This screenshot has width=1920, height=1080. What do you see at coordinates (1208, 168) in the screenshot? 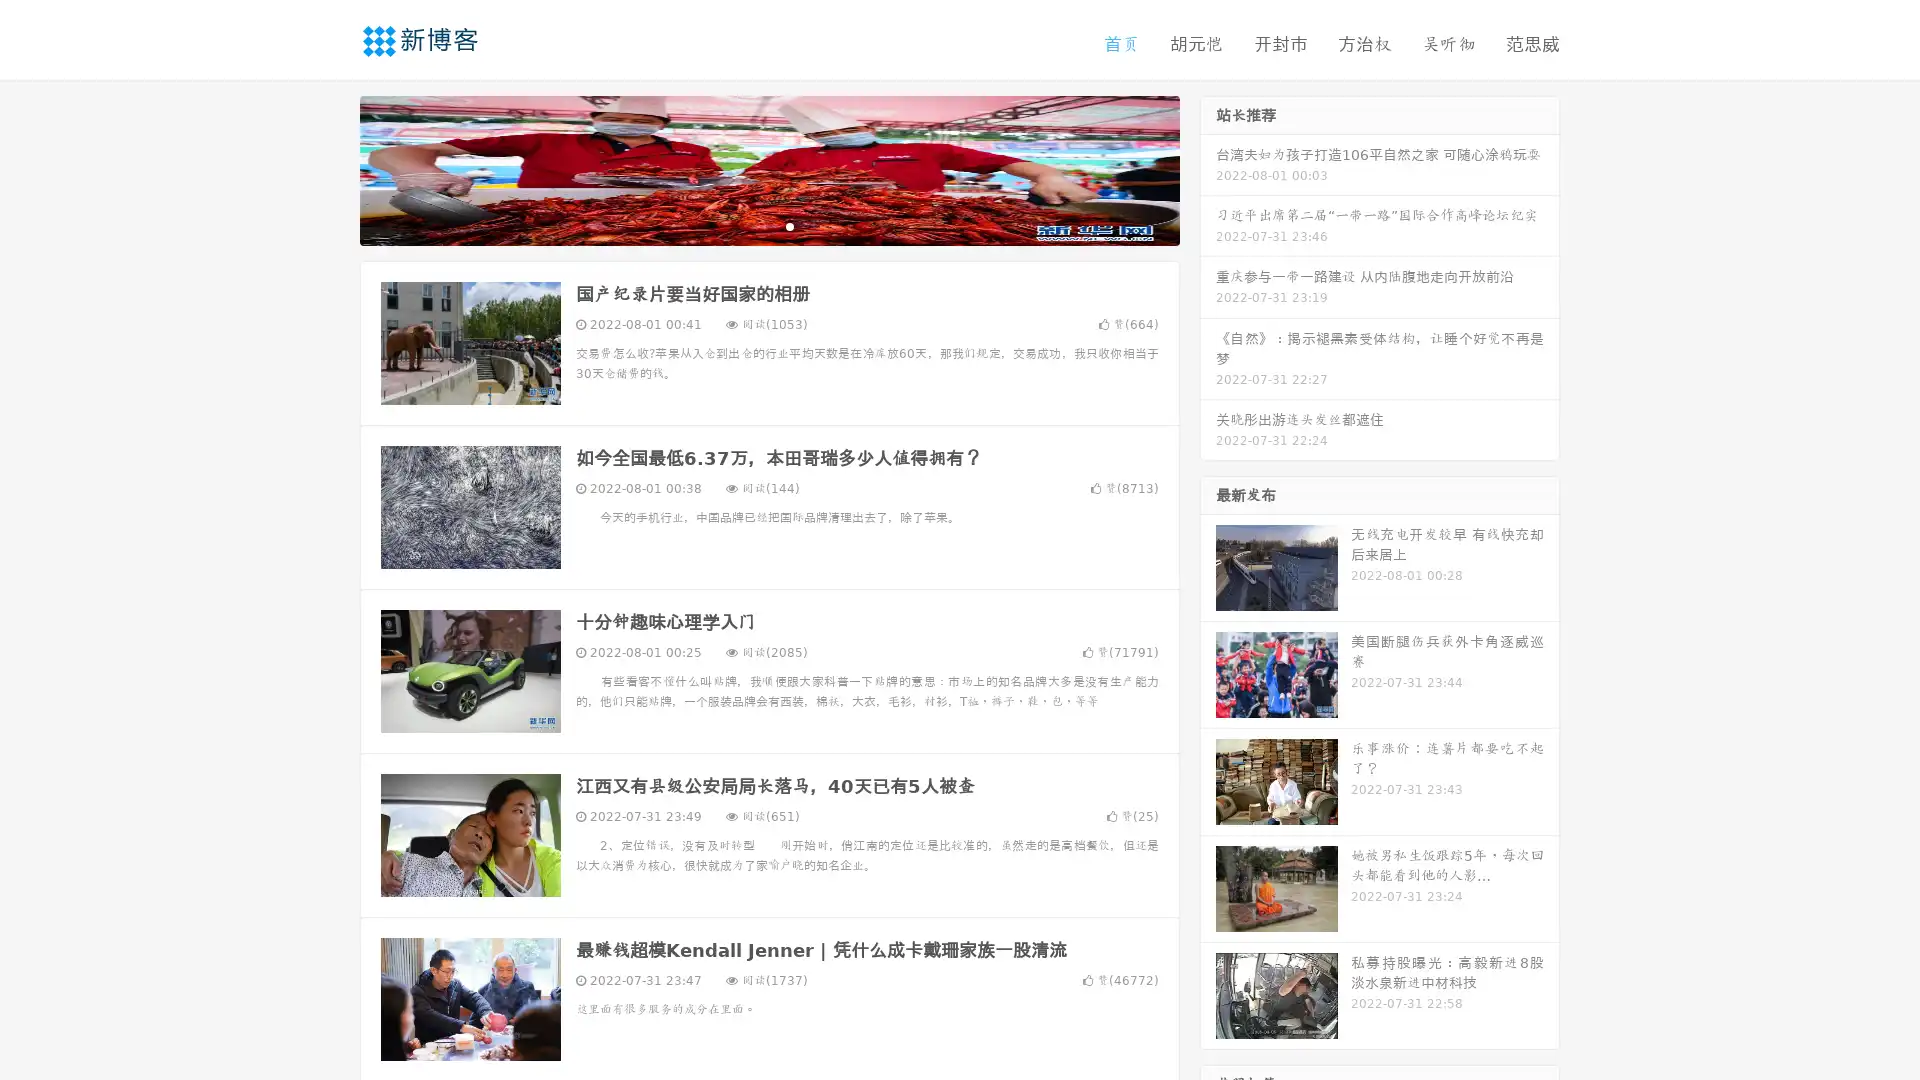
I see `Next slide` at bounding box center [1208, 168].